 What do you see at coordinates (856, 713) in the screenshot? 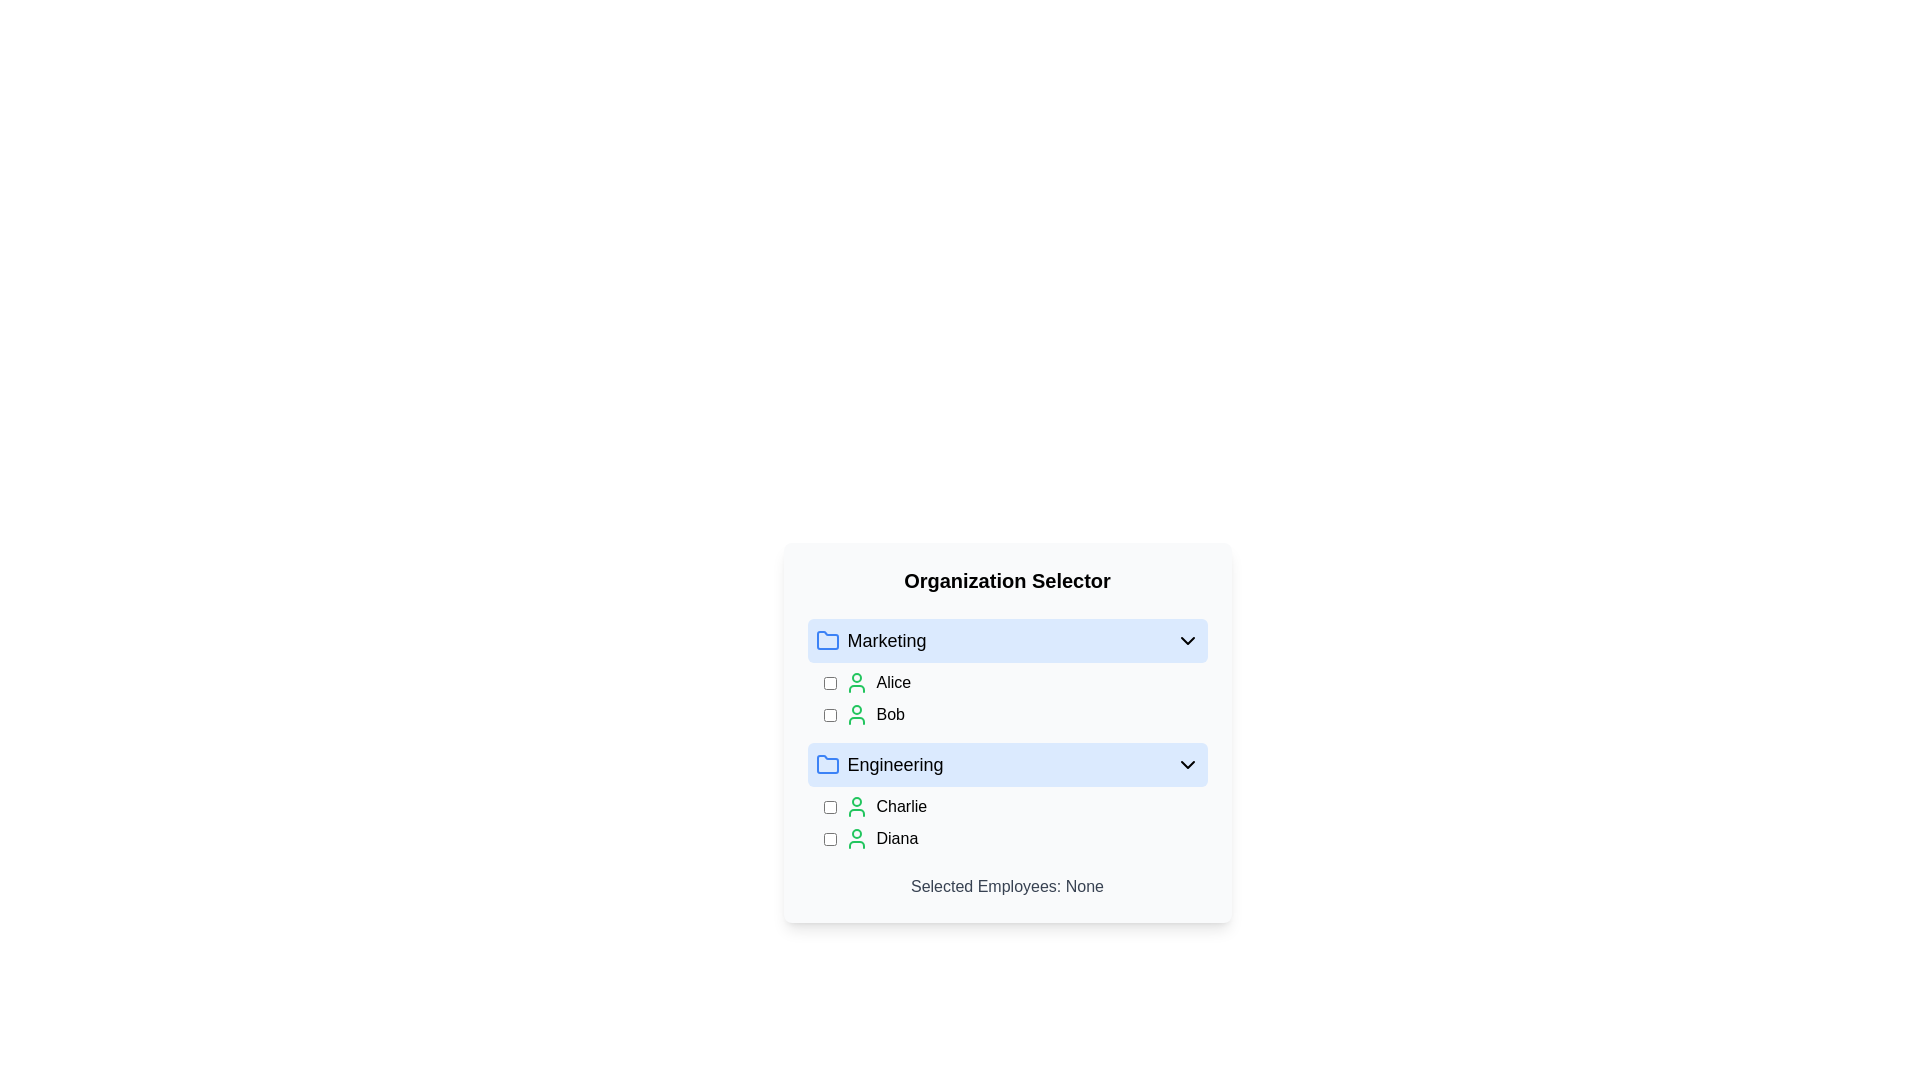
I see `the decorative icon representing the user 'Bob' in the 'Marketing' section of the 'Organization Selector', which is the second element in the row` at bounding box center [856, 713].